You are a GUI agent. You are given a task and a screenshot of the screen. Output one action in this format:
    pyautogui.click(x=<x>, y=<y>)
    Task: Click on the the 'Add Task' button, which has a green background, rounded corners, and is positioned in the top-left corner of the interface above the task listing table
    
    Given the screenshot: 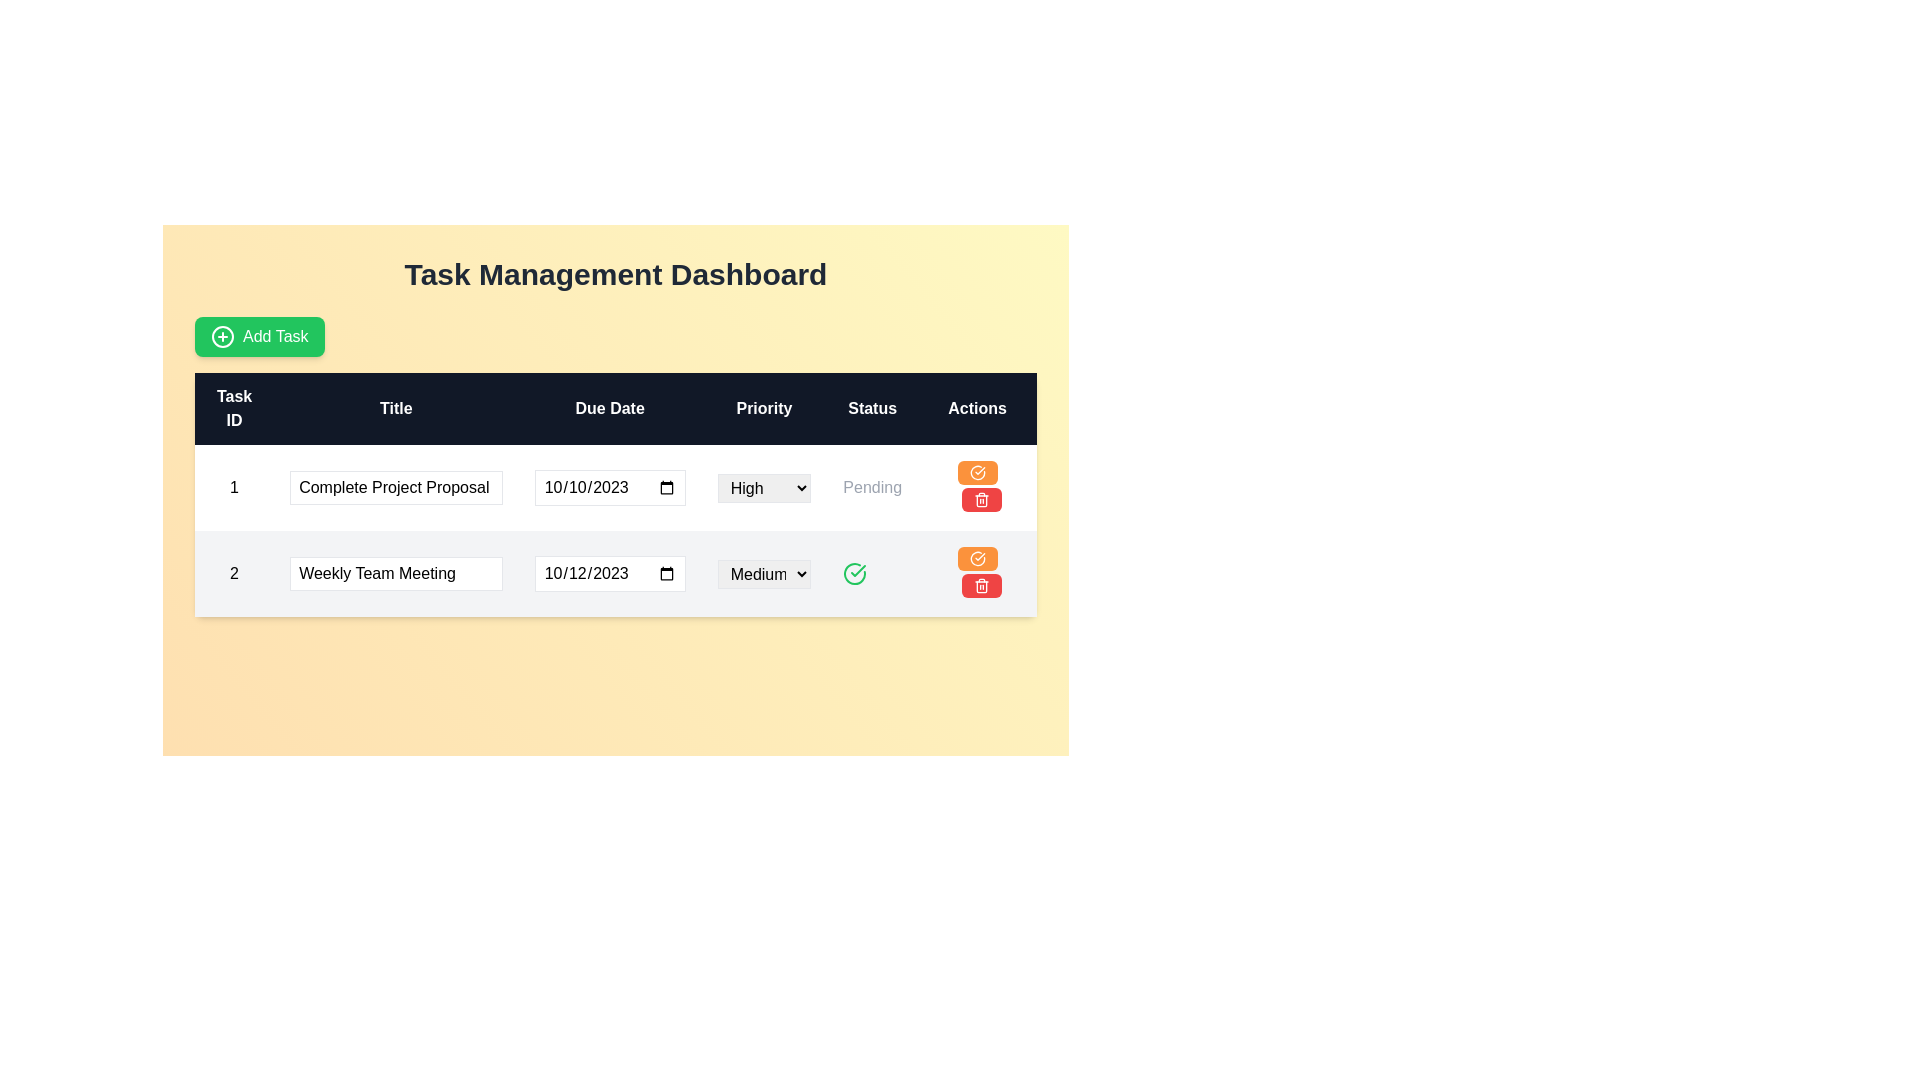 What is the action you would take?
    pyautogui.click(x=258, y=335)
    